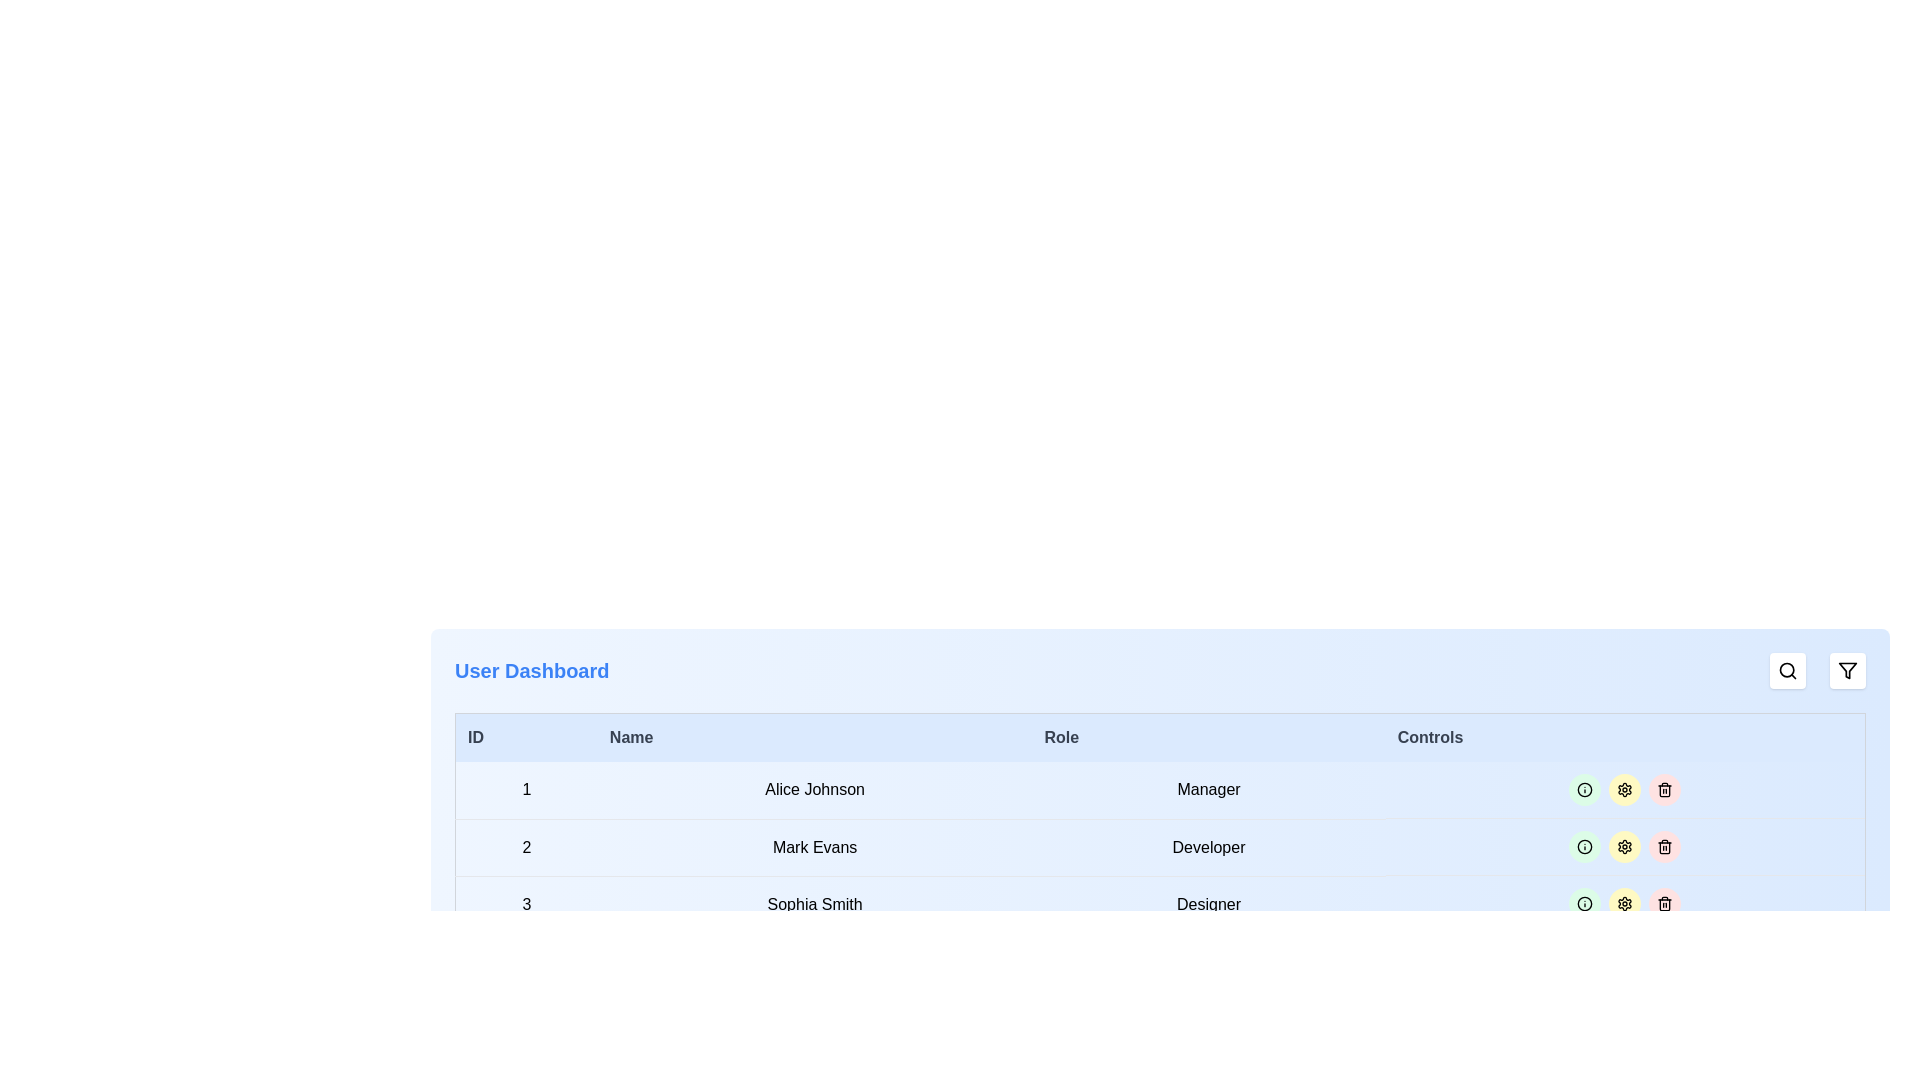  I want to click on the static text label indicating the role of 'Sophia Smith' in the data table, which is located in the third row and third column under the 'Role' header, so click(1208, 904).